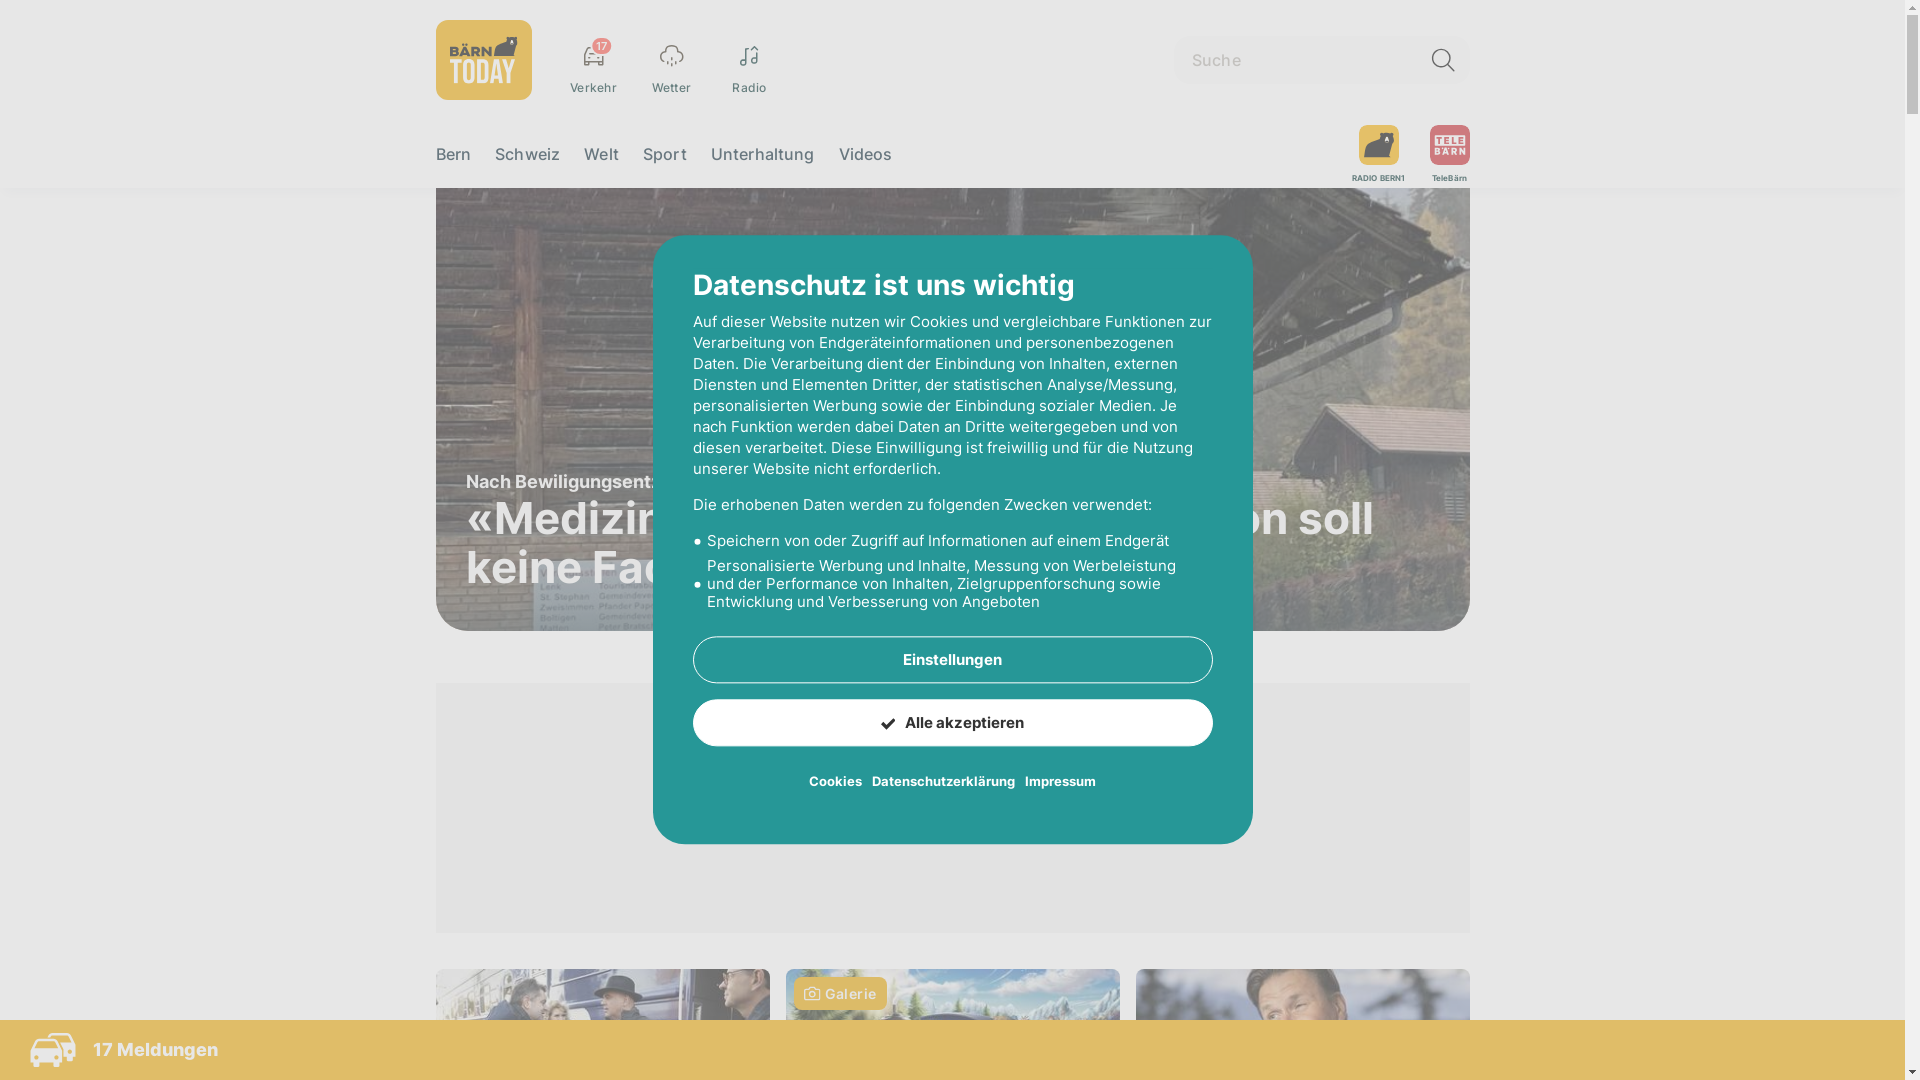  I want to click on 'RADIO BERN1', so click(1377, 153).